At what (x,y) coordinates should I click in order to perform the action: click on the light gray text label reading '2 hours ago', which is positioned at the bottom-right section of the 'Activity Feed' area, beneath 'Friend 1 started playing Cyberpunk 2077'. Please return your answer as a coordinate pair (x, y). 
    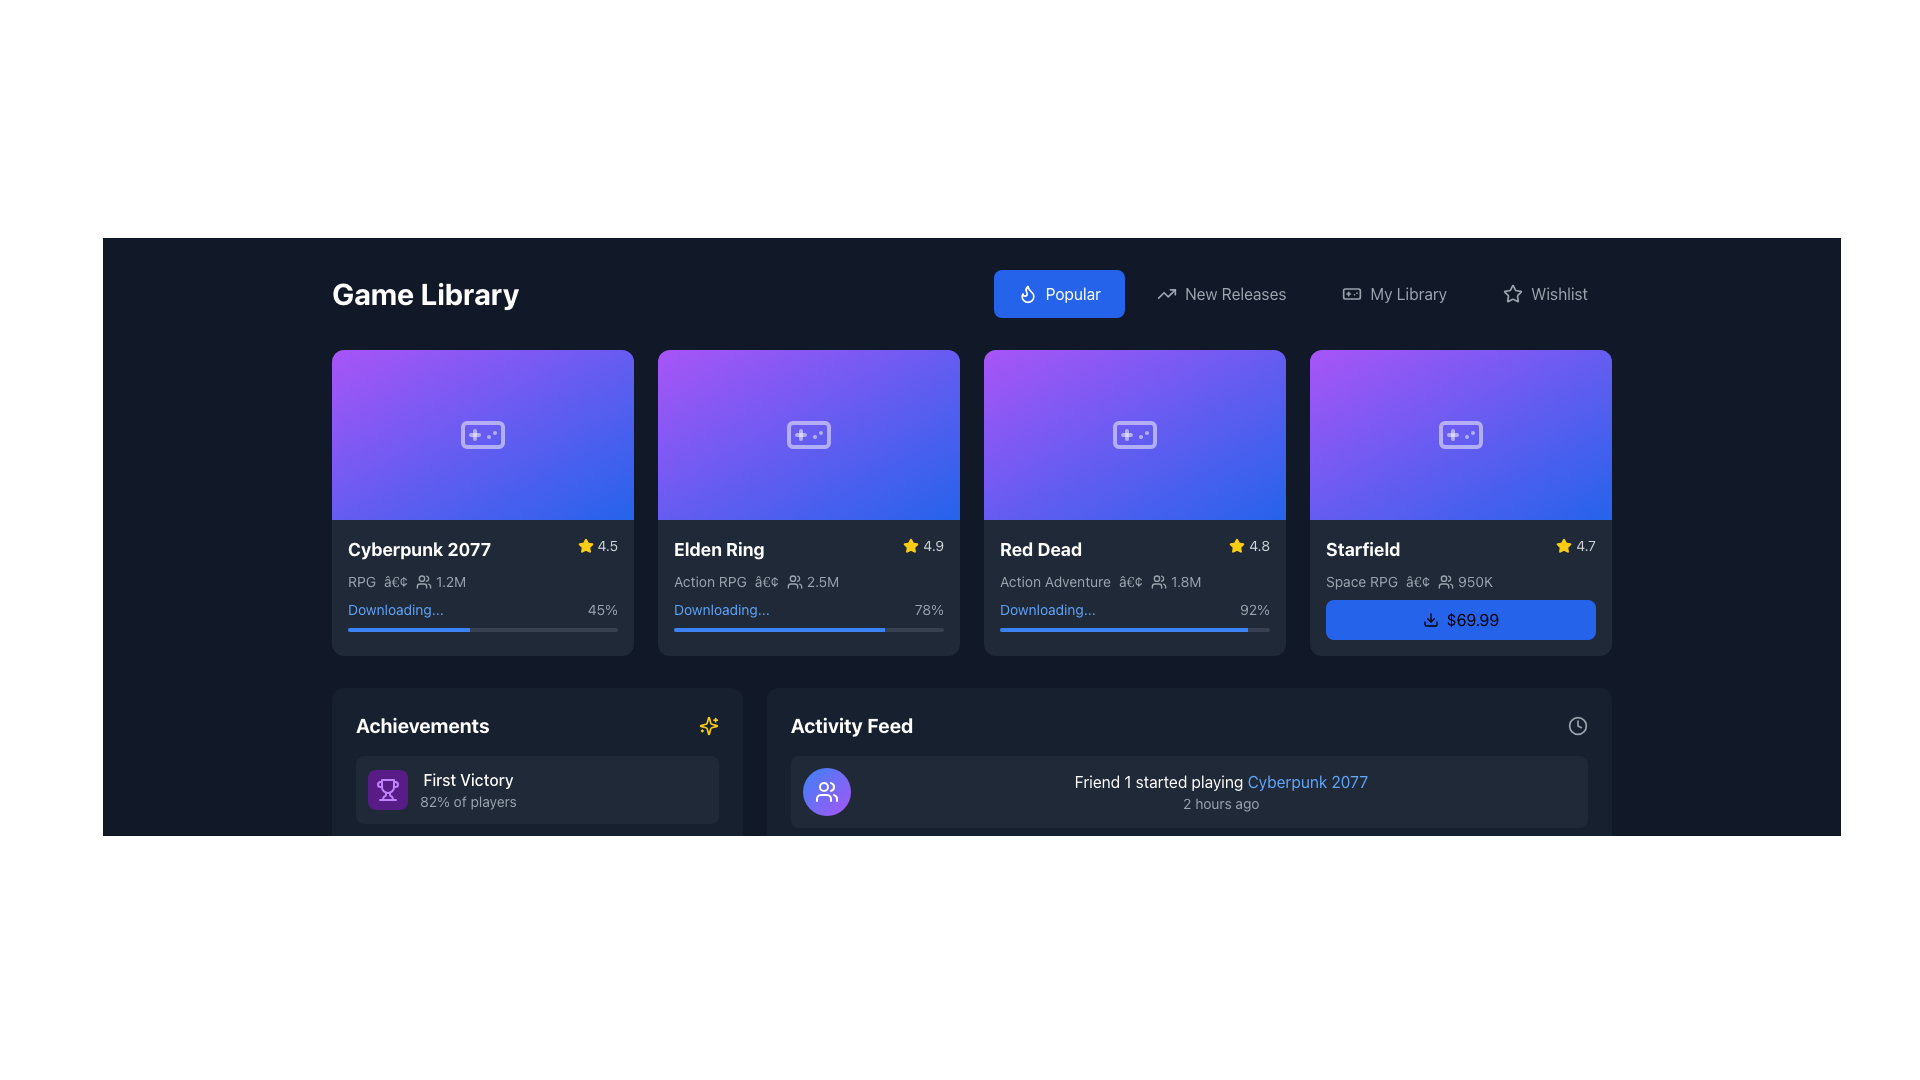
    Looking at the image, I should click on (1220, 802).